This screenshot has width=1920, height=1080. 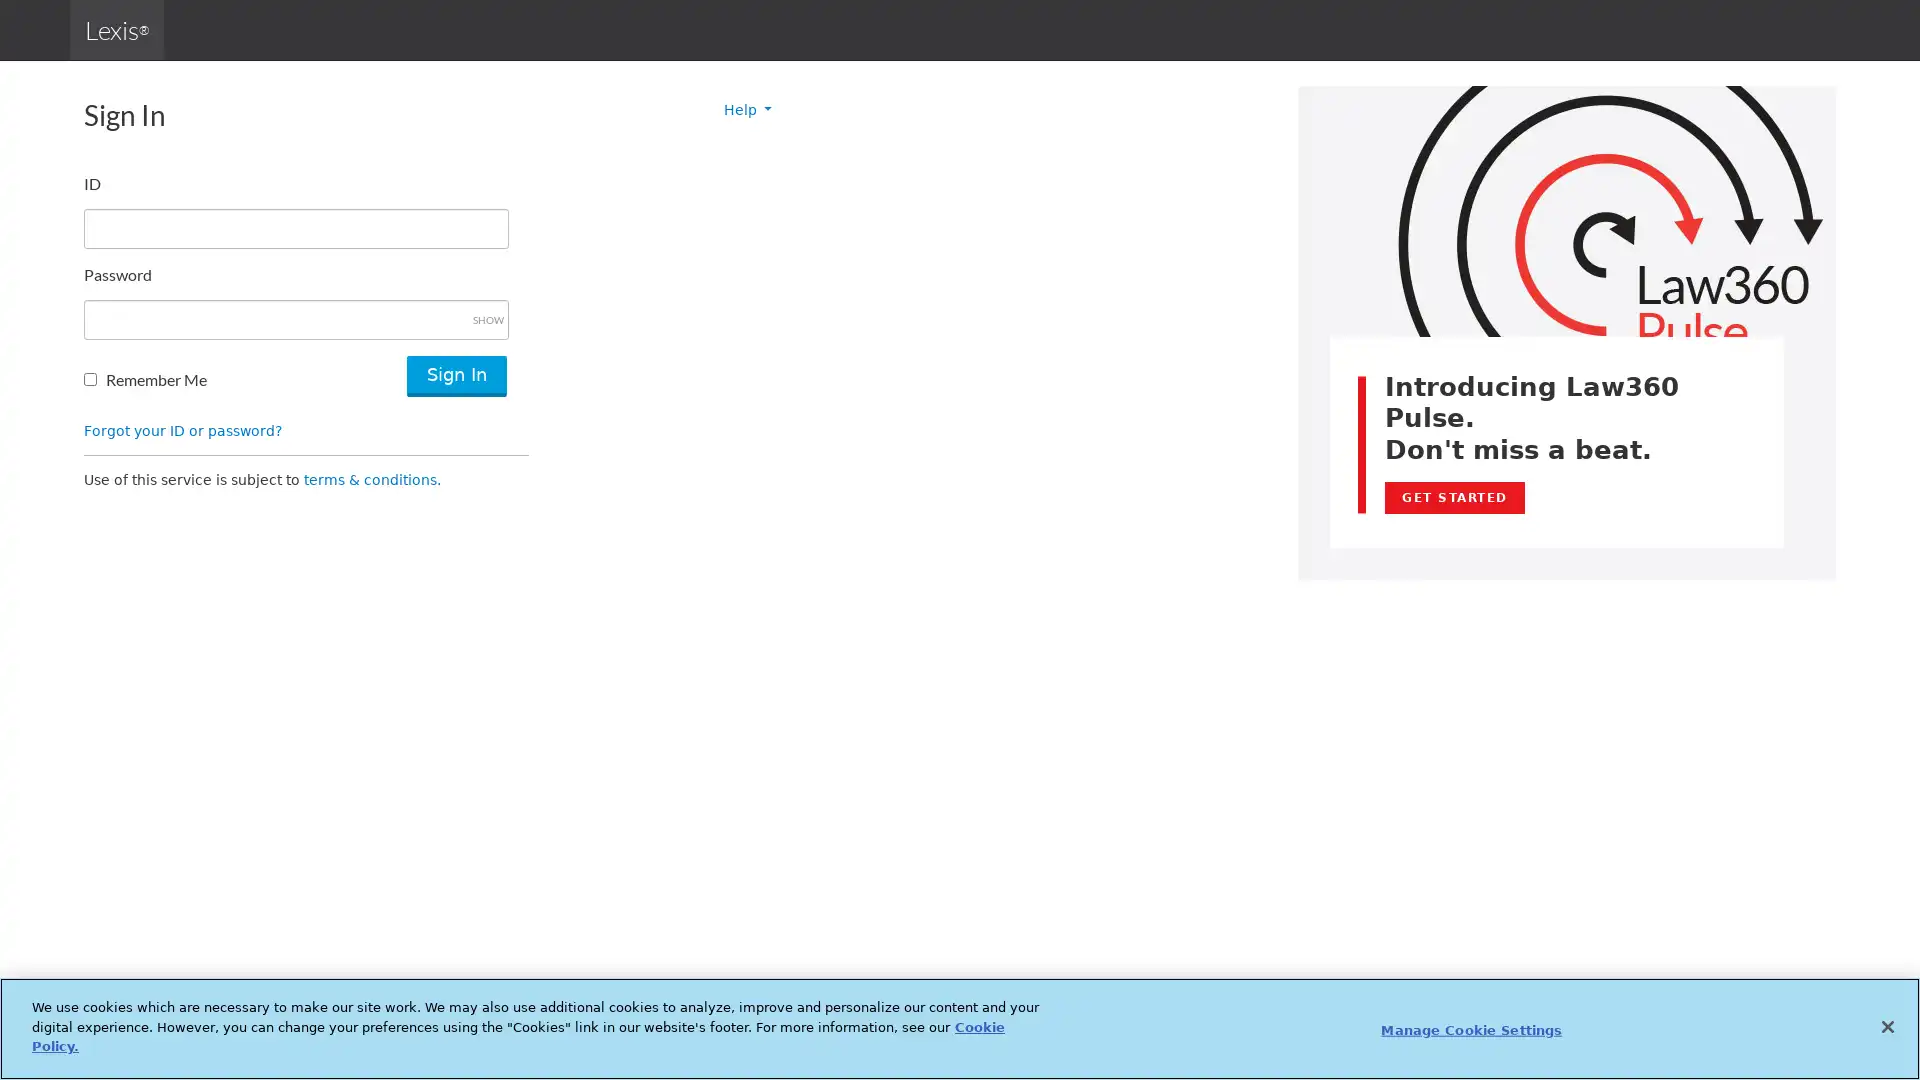 I want to click on Sign In, so click(x=455, y=376).